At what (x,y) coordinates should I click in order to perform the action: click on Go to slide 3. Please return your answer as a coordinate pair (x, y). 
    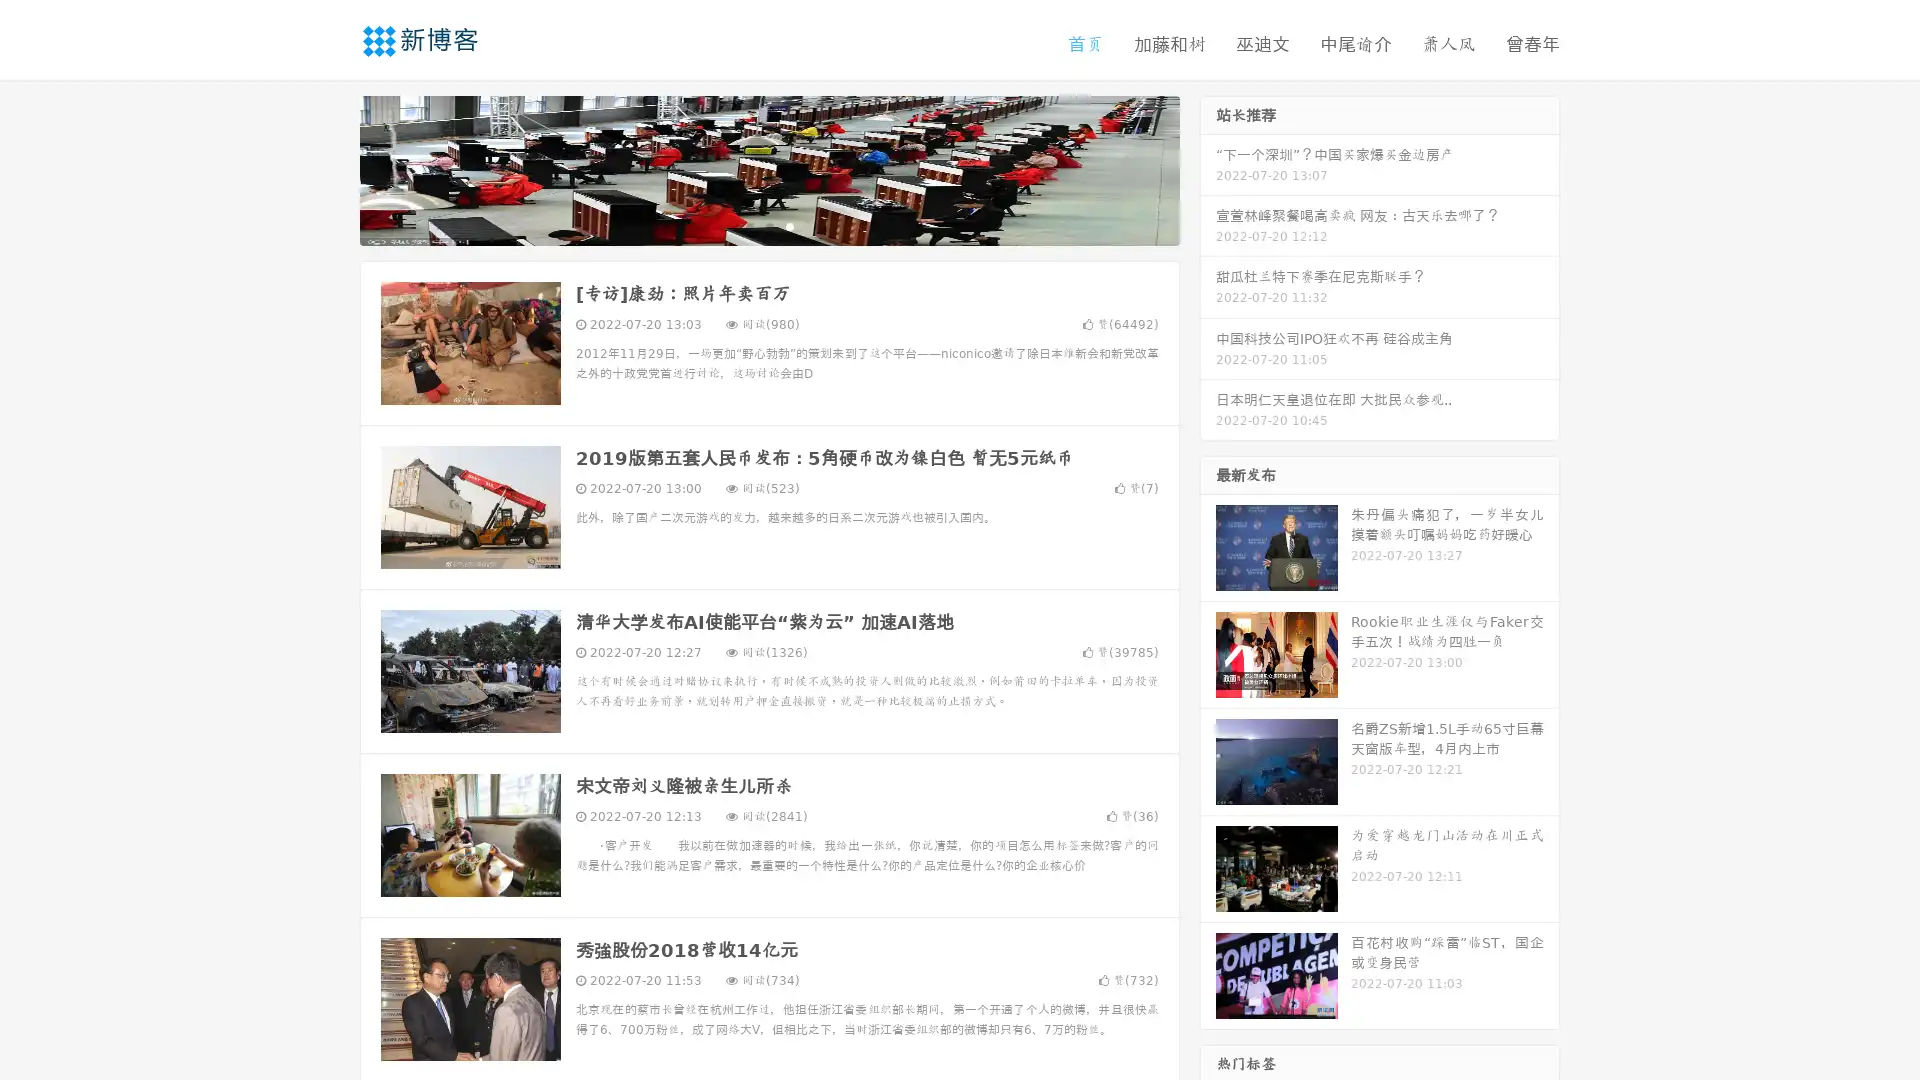
    Looking at the image, I should click on (789, 225).